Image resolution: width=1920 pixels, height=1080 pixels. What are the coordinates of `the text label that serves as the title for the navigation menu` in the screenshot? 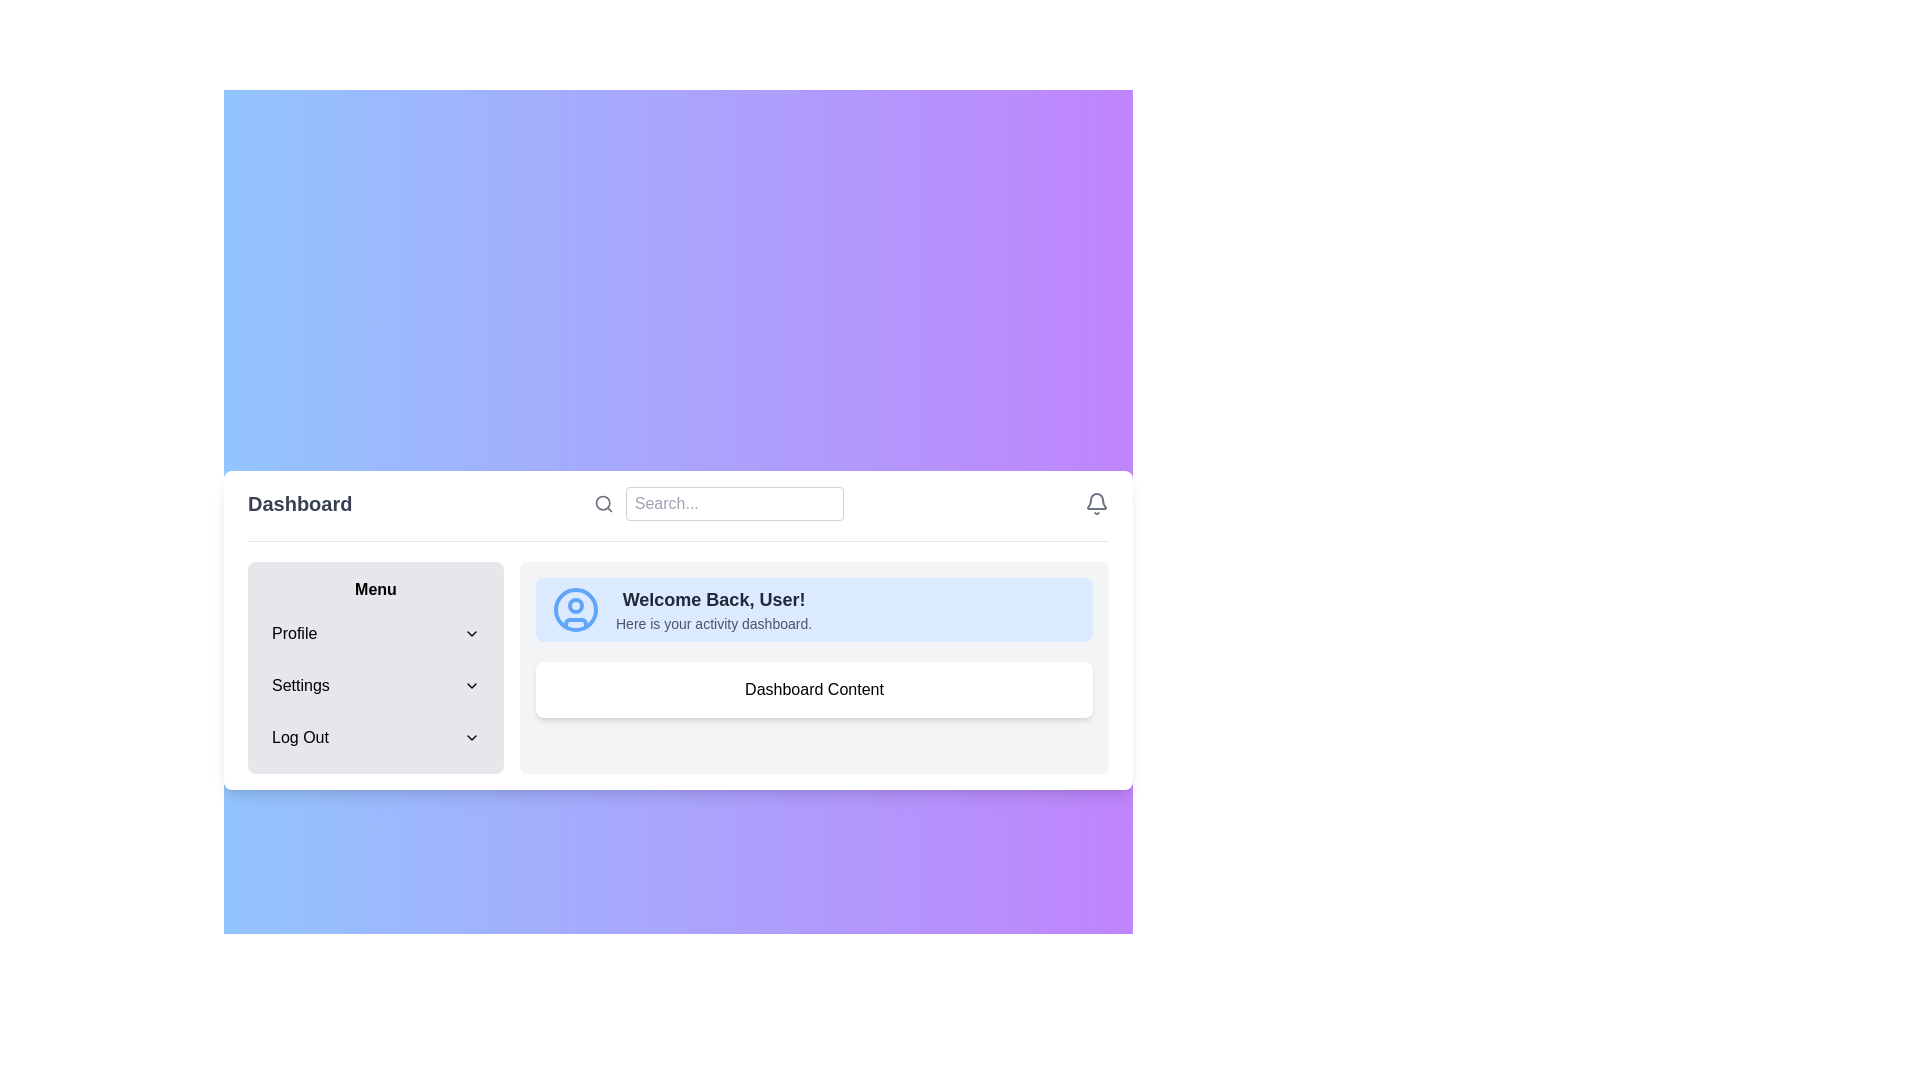 It's located at (375, 588).